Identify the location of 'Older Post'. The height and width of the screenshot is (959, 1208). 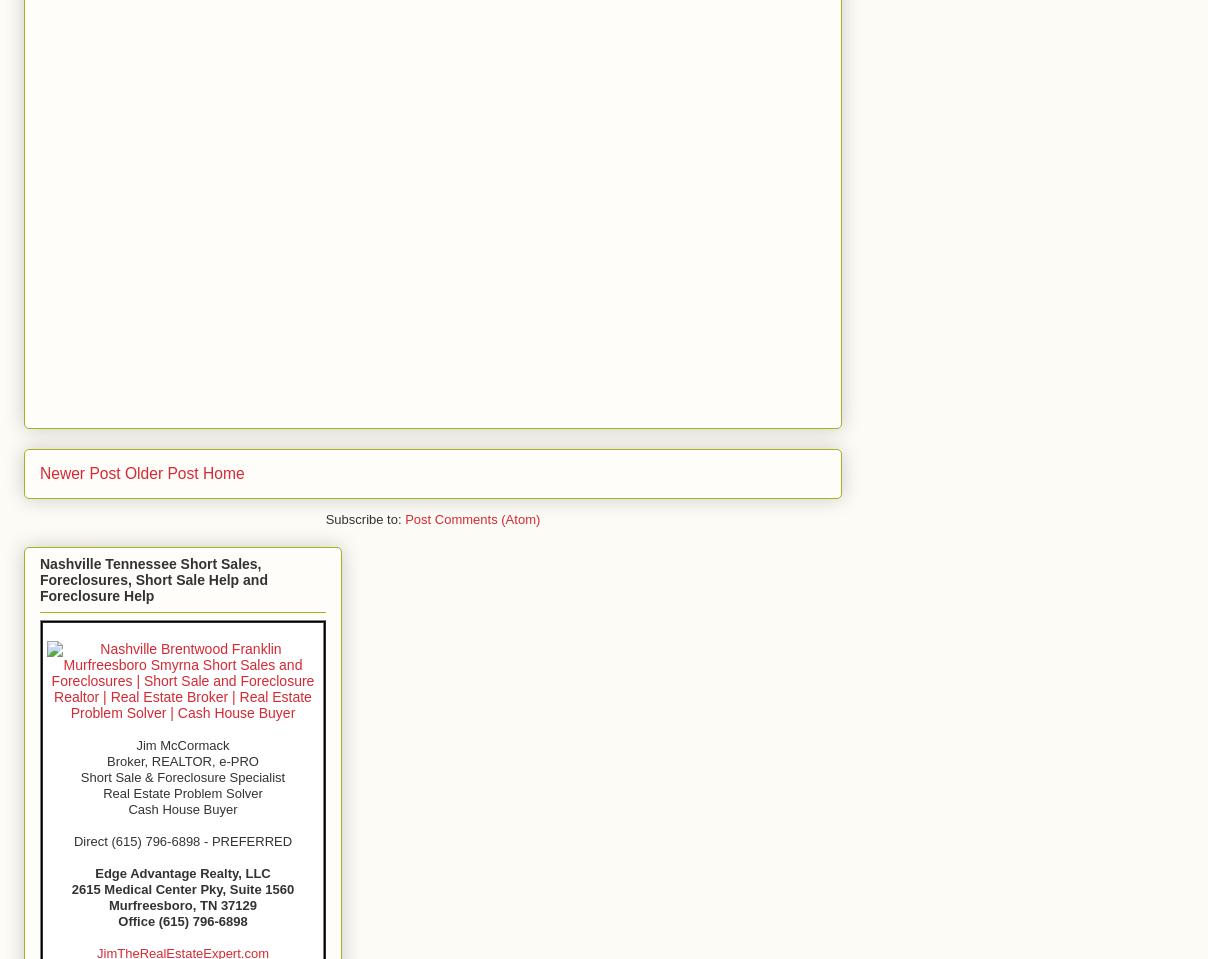
(161, 471).